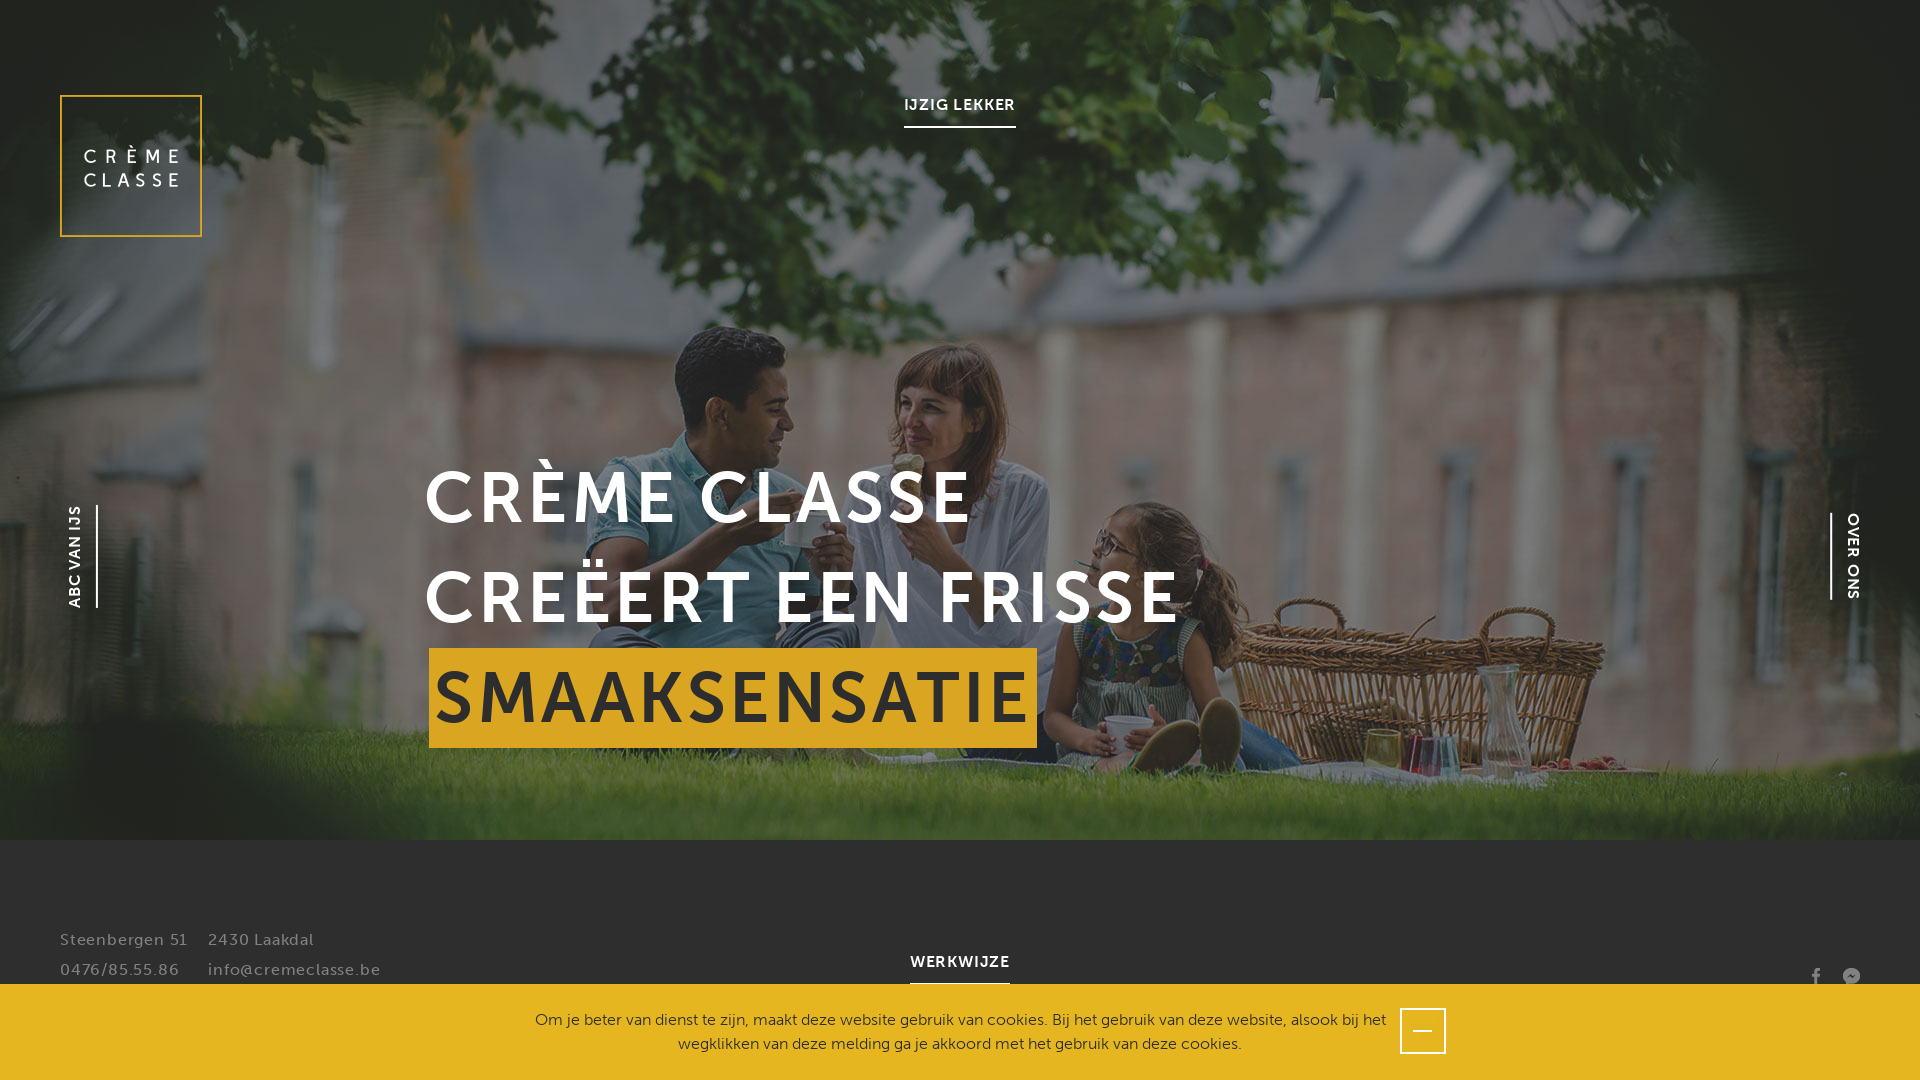  What do you see at coordinates (909, 967) in the screenshot?
I see `'WERKWIJZE'` at bounding box center [909, 967].